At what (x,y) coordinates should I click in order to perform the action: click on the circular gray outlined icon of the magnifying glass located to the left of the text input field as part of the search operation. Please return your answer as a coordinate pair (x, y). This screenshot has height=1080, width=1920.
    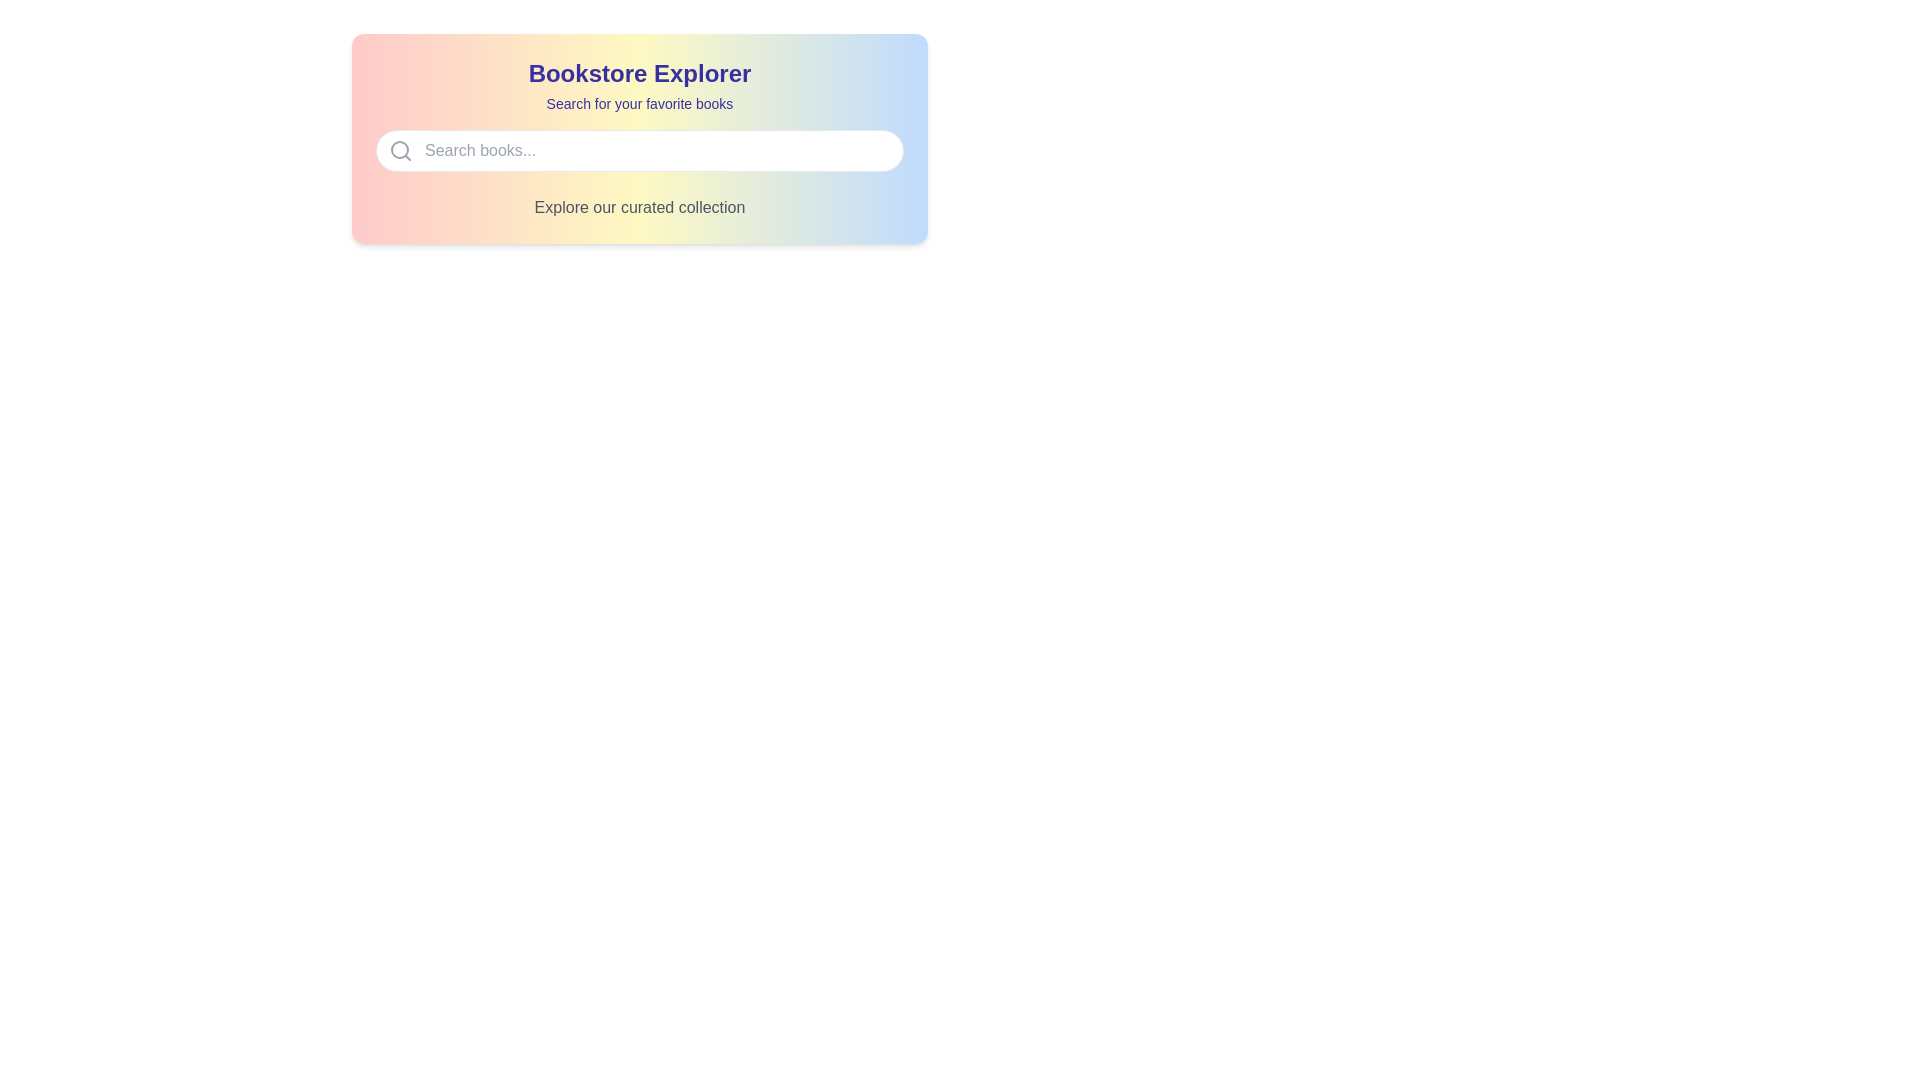
    Looking at the image, I should click on (399, 149).